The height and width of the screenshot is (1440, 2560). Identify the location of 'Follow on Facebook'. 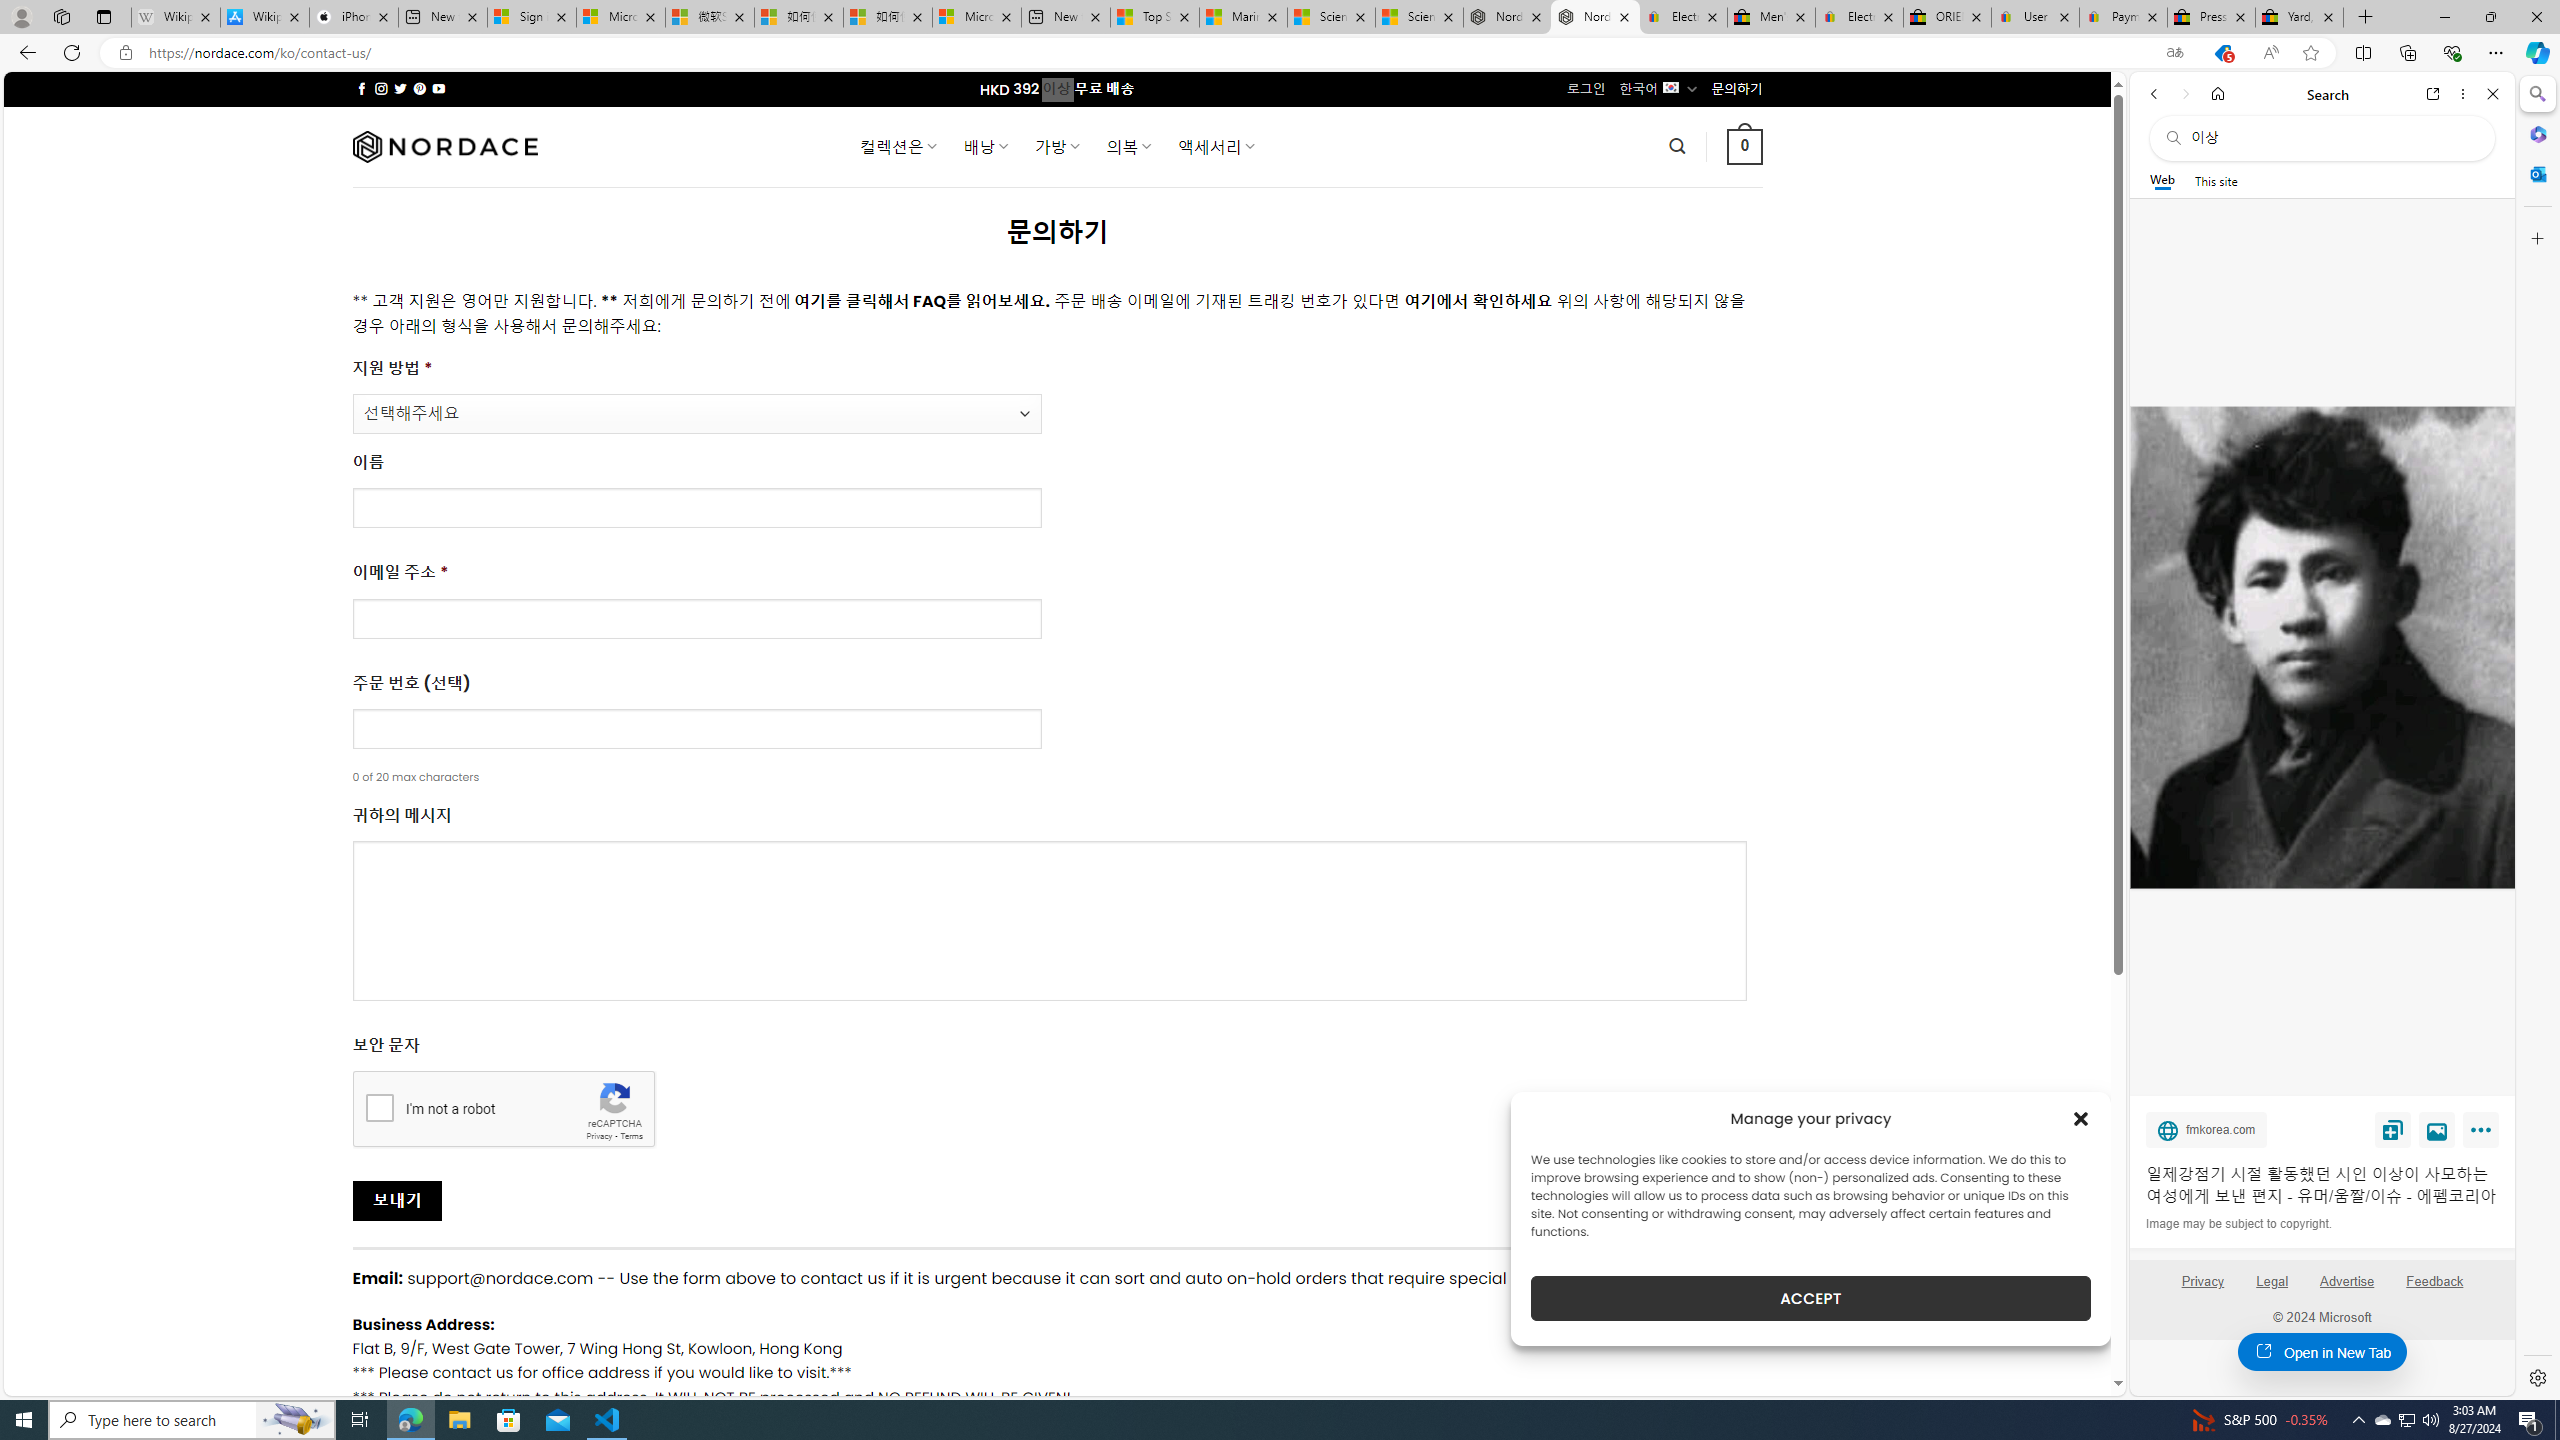
(362, 88).